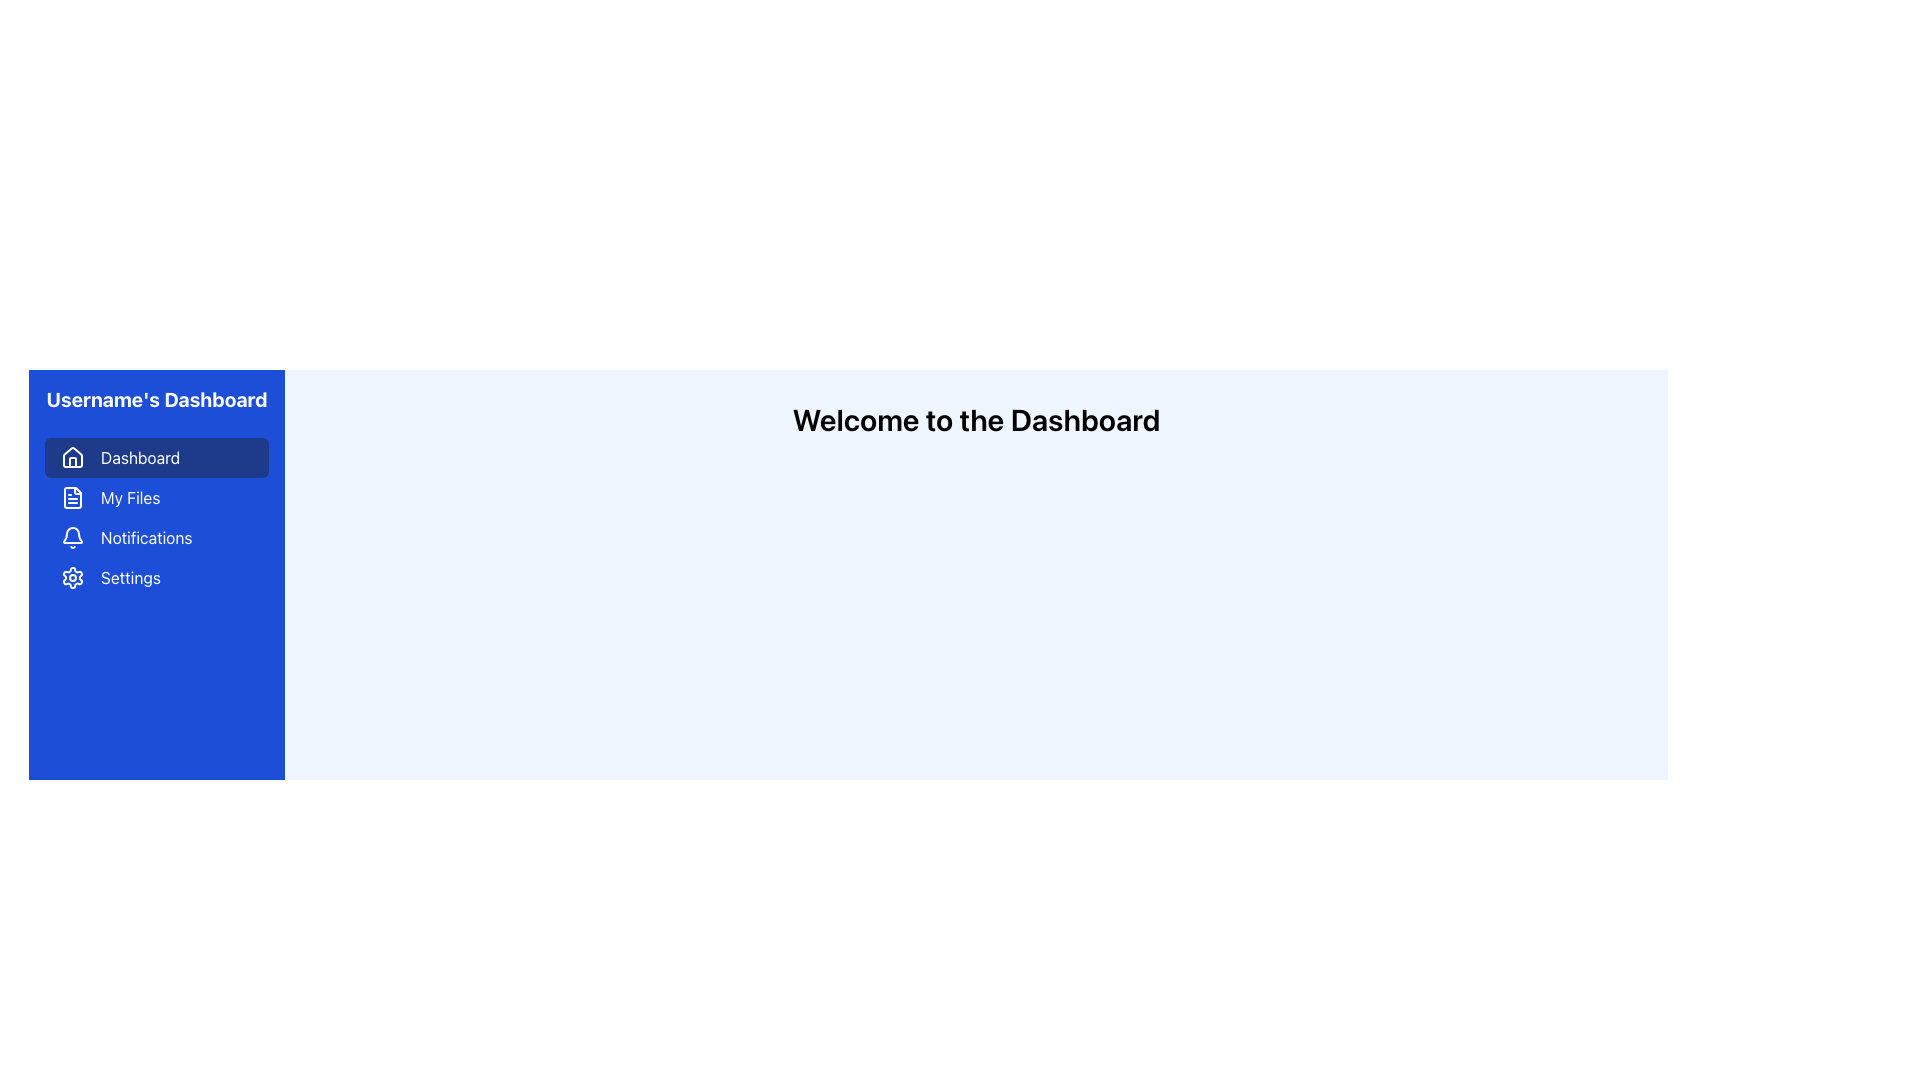  I want to click on the decorative icon representing the 'Dashboard' button located to the left of the 'Dashboard' text in the main navigation panel, so click(72, 458).